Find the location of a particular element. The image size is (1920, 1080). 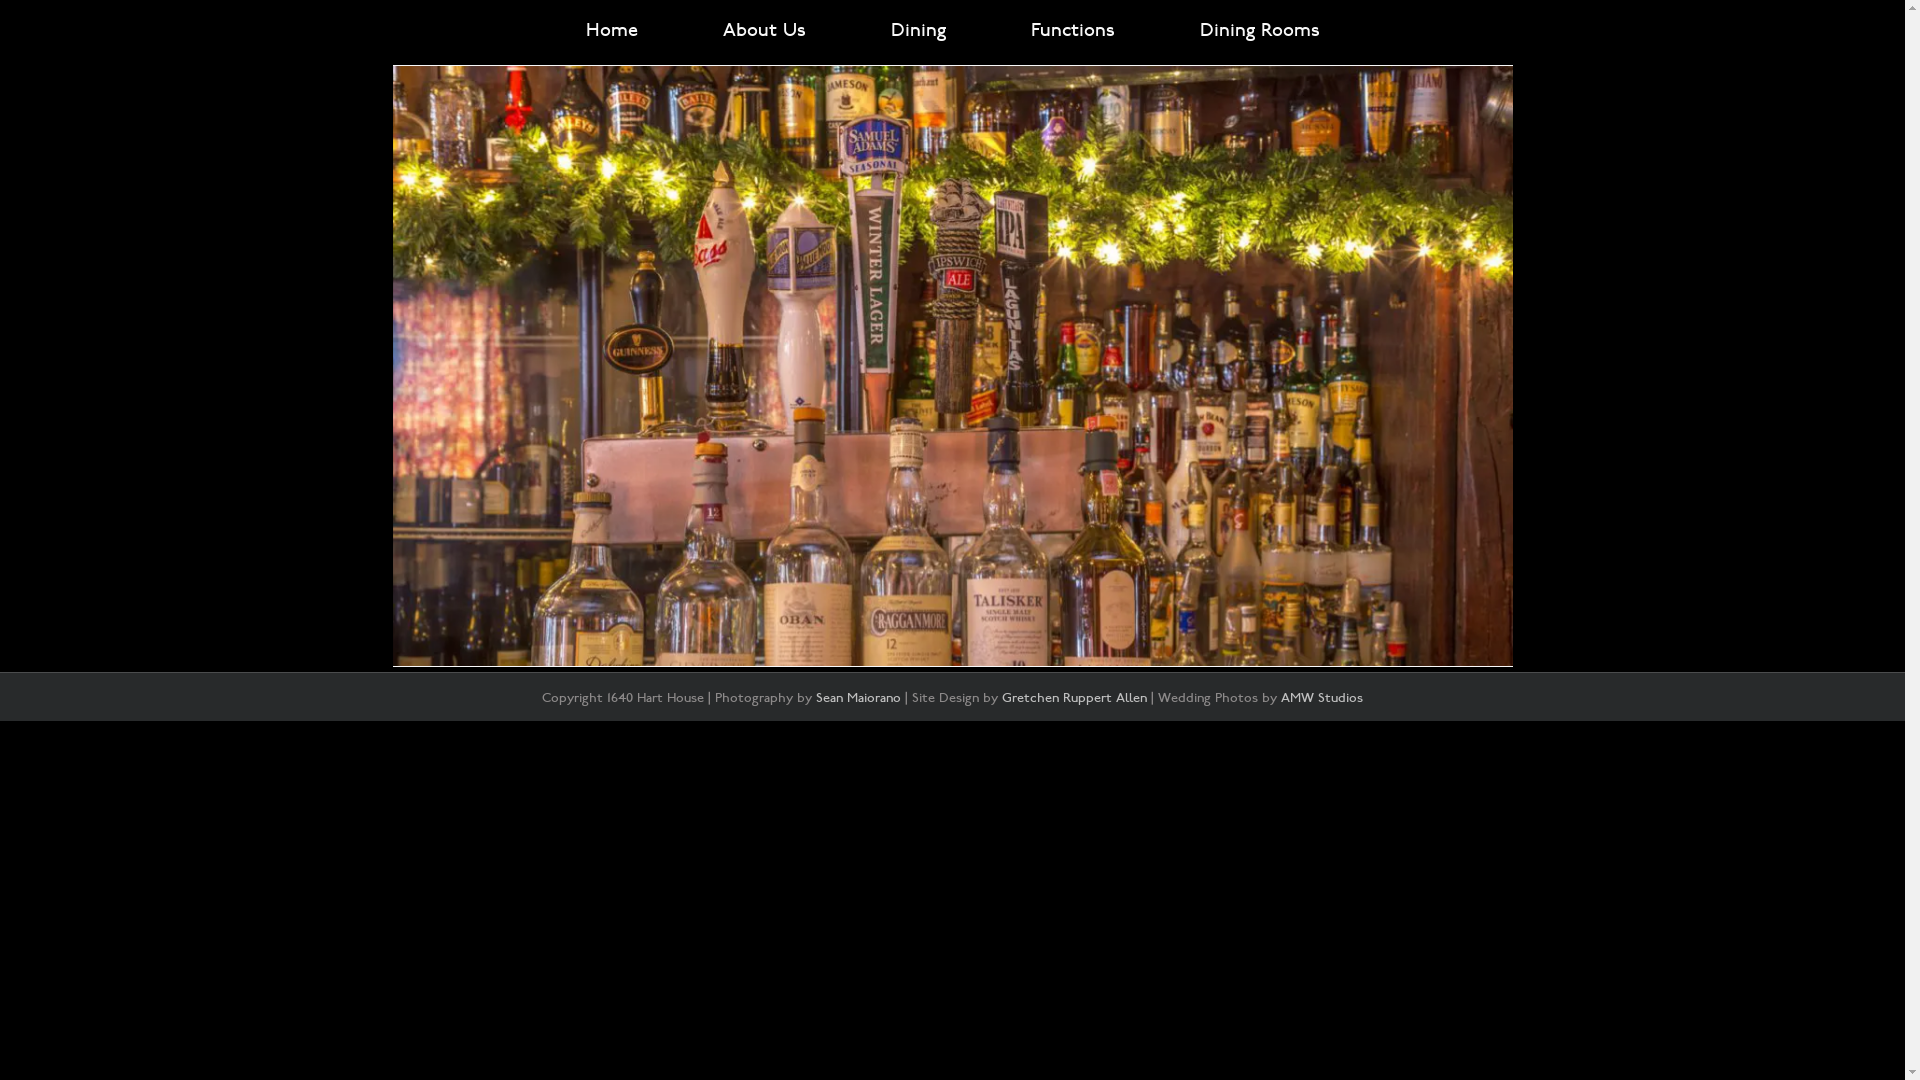

'About Us' is located at coordinates (762, 30).